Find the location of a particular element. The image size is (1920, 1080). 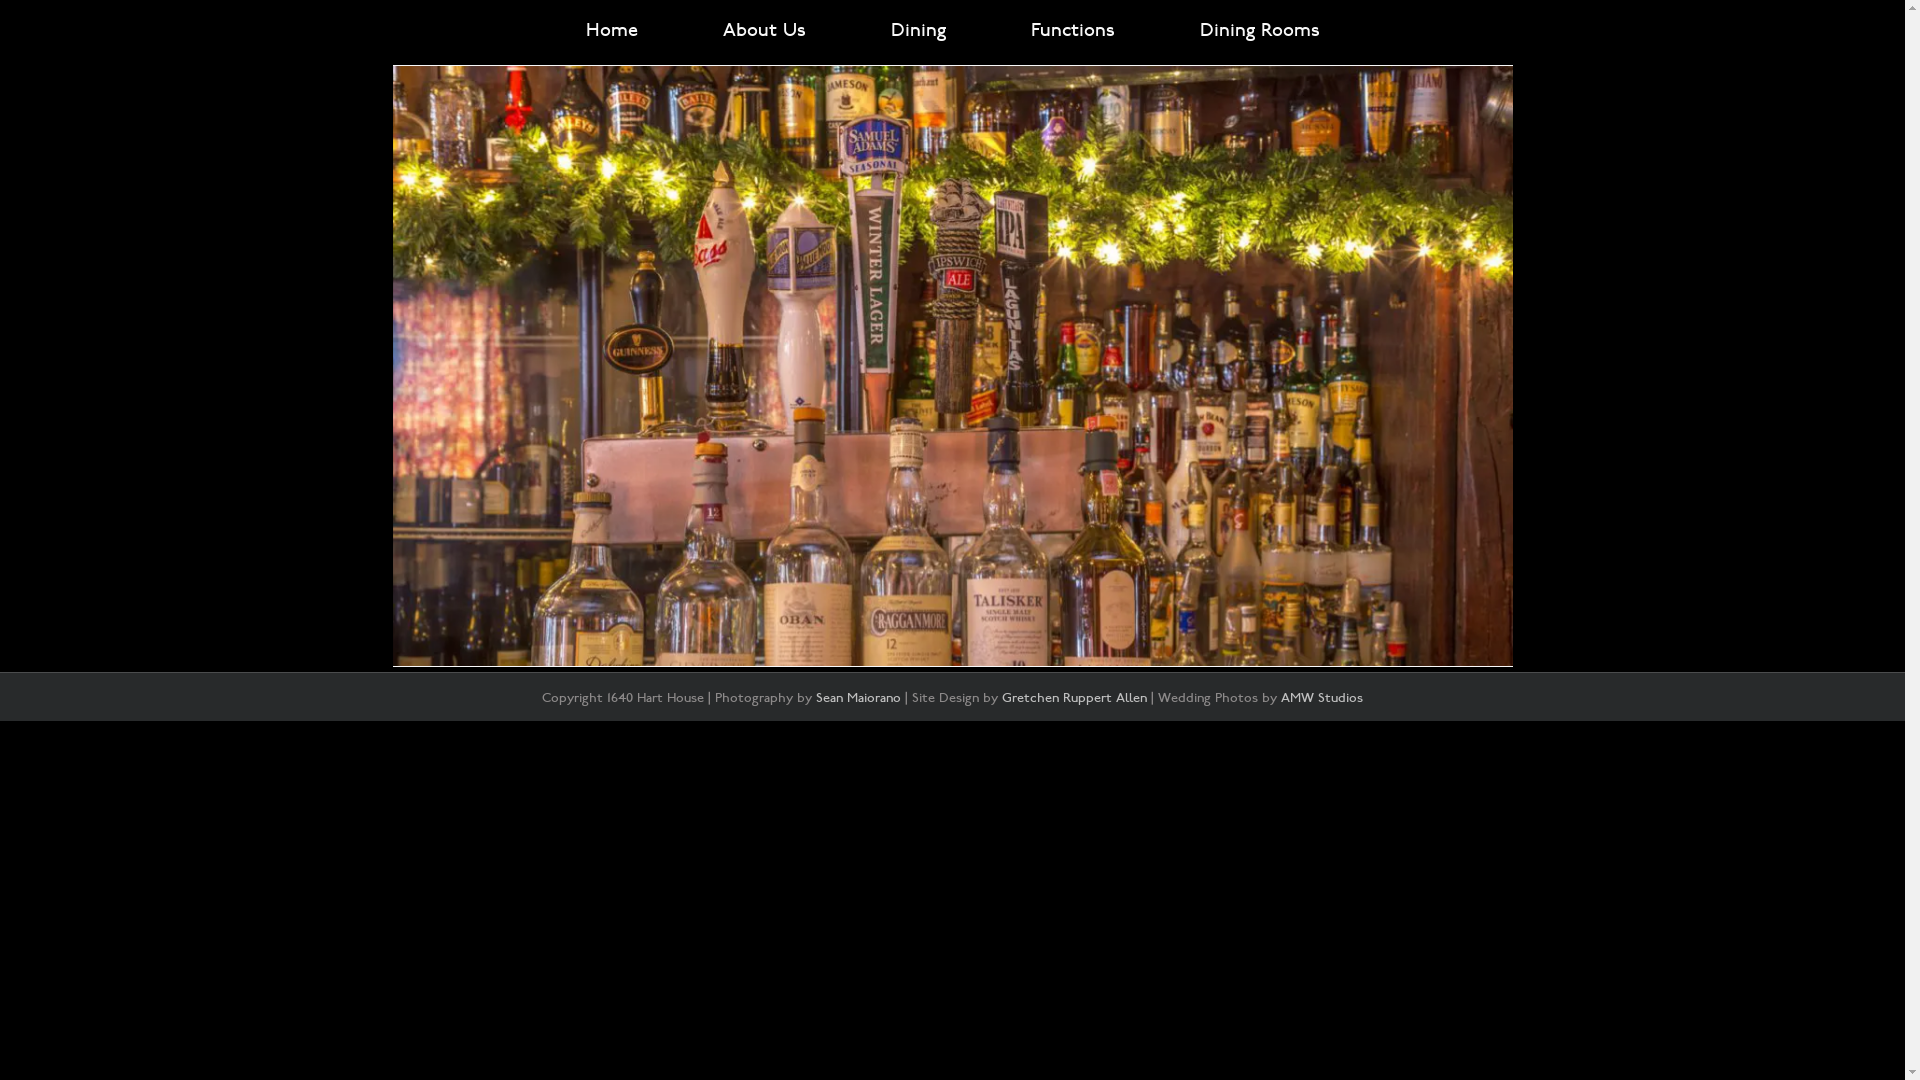

'About Us' is located at coordinates (762, 30).